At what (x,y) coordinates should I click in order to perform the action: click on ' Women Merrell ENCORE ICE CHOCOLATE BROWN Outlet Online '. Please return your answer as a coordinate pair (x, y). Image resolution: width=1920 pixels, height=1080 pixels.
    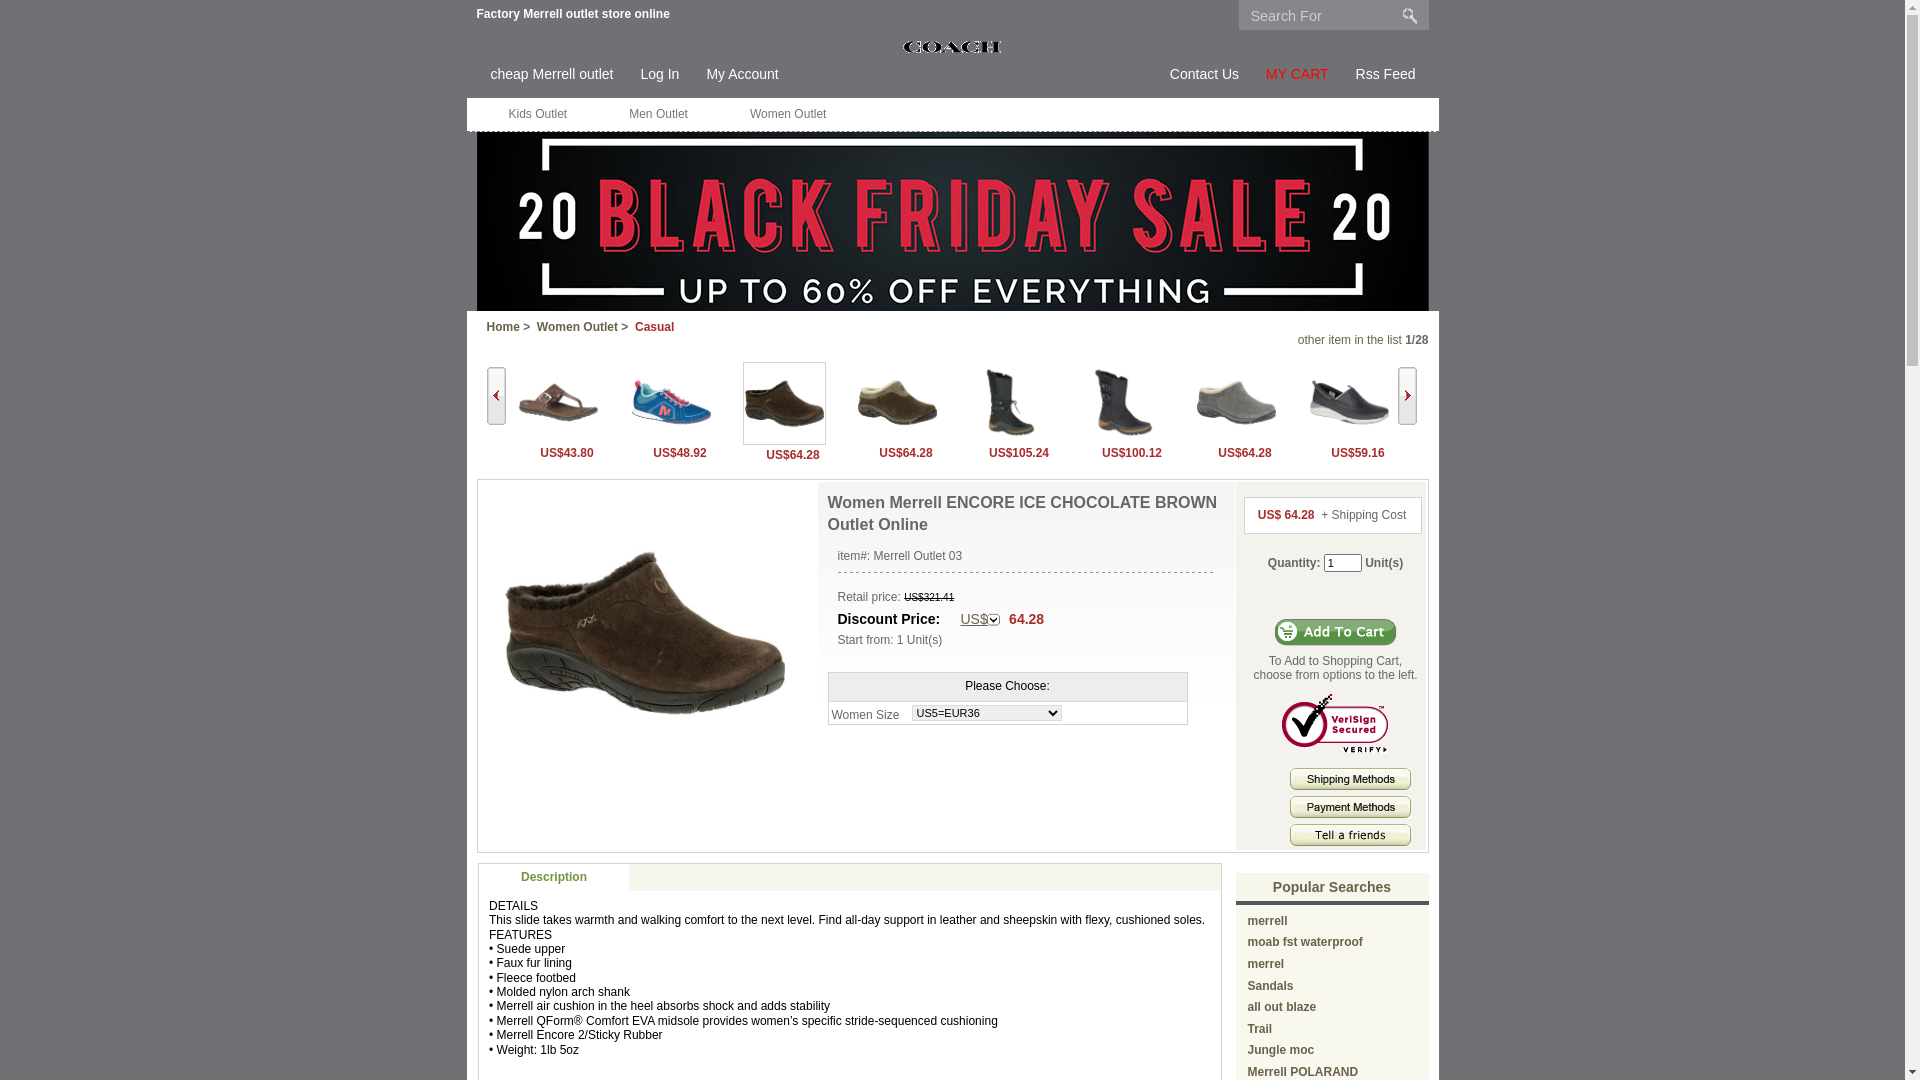
    Looking at the image, I should click on (644, 632).